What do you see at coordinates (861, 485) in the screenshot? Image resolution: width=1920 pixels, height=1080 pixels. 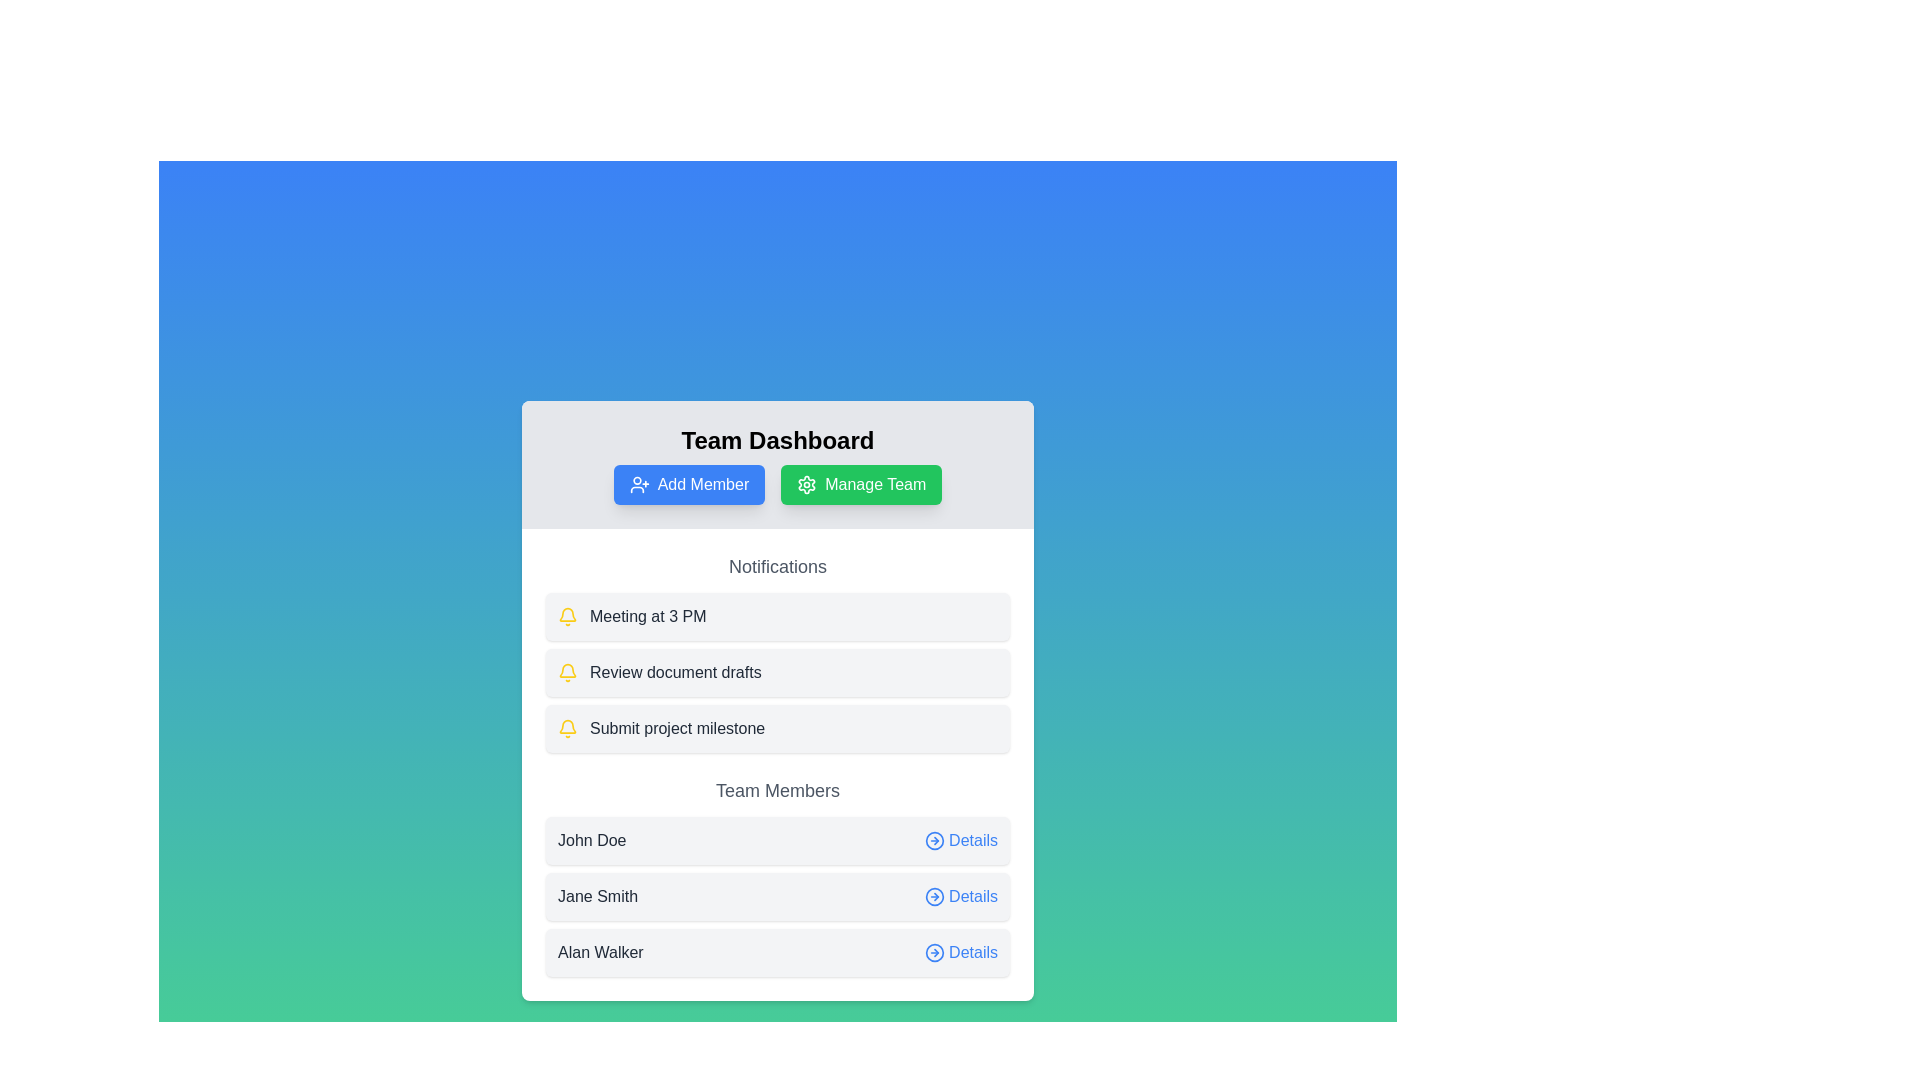 I see `the green 'Manage Team' button with a gear icon to check for any tooltip that appears` at bounding box center [861, 485].